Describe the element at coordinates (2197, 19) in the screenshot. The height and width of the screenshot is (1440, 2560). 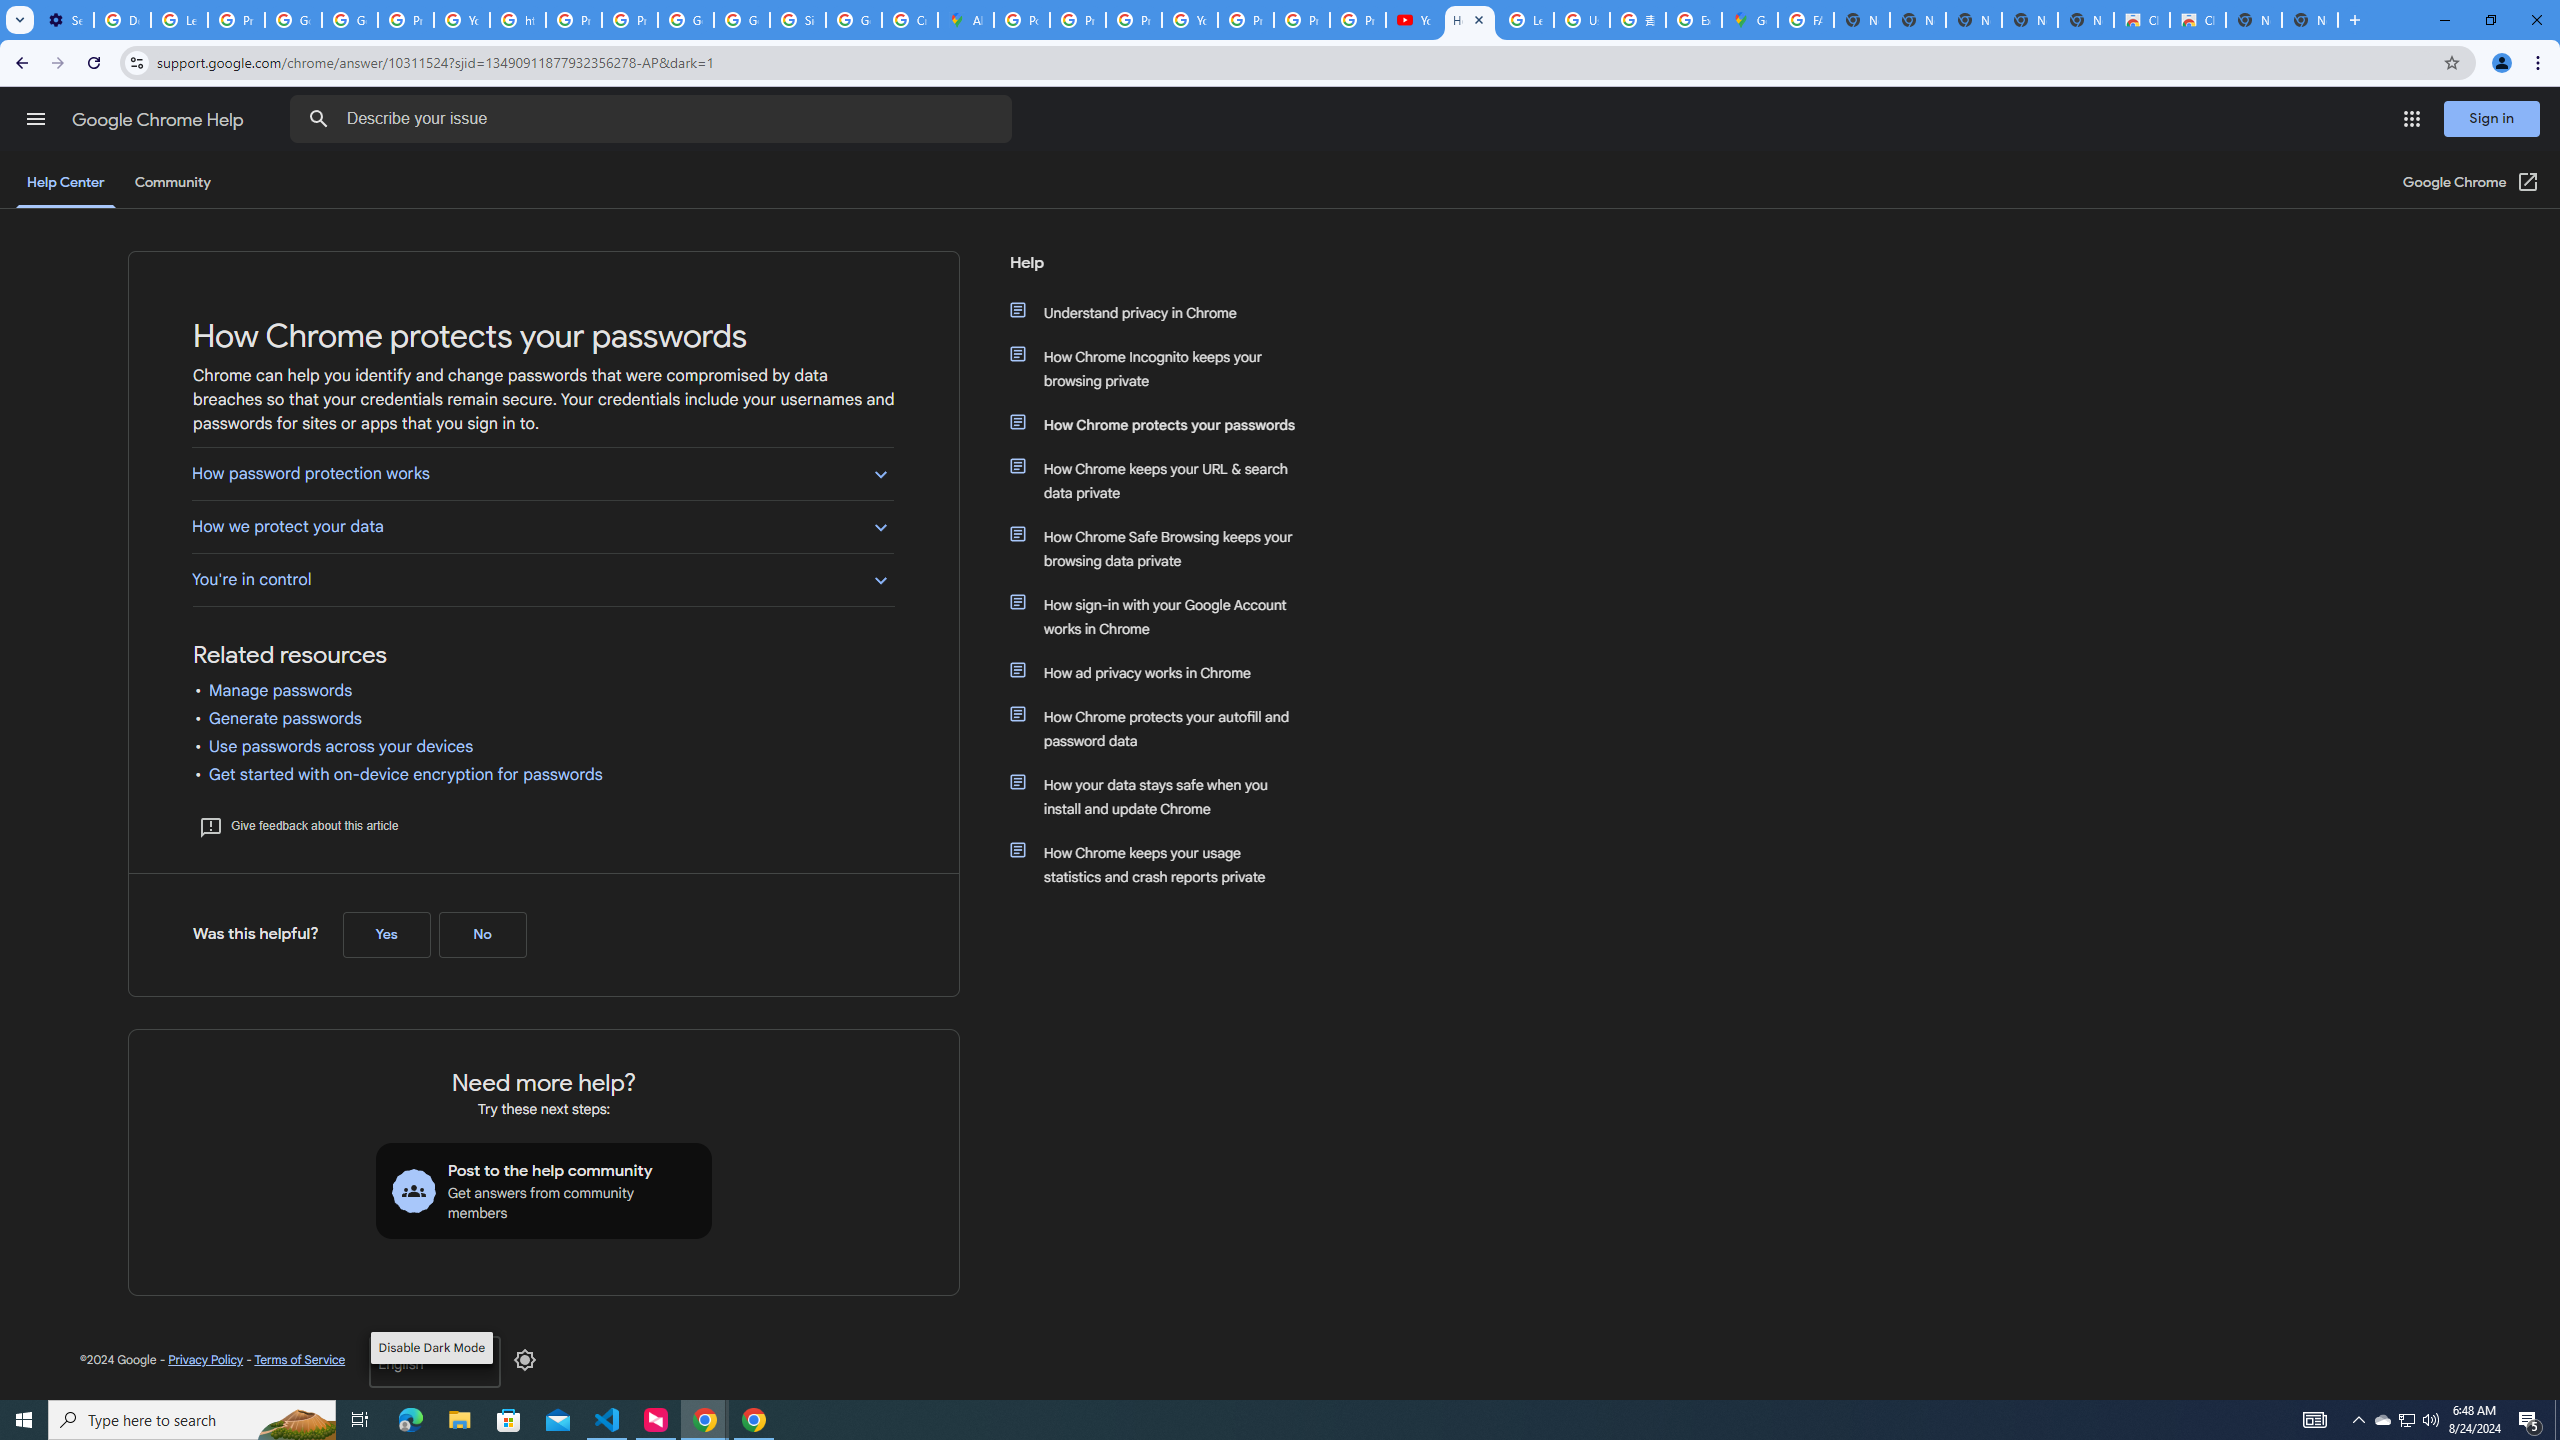
I see `'Classic Blue - Chrome Web Store'` at that location.